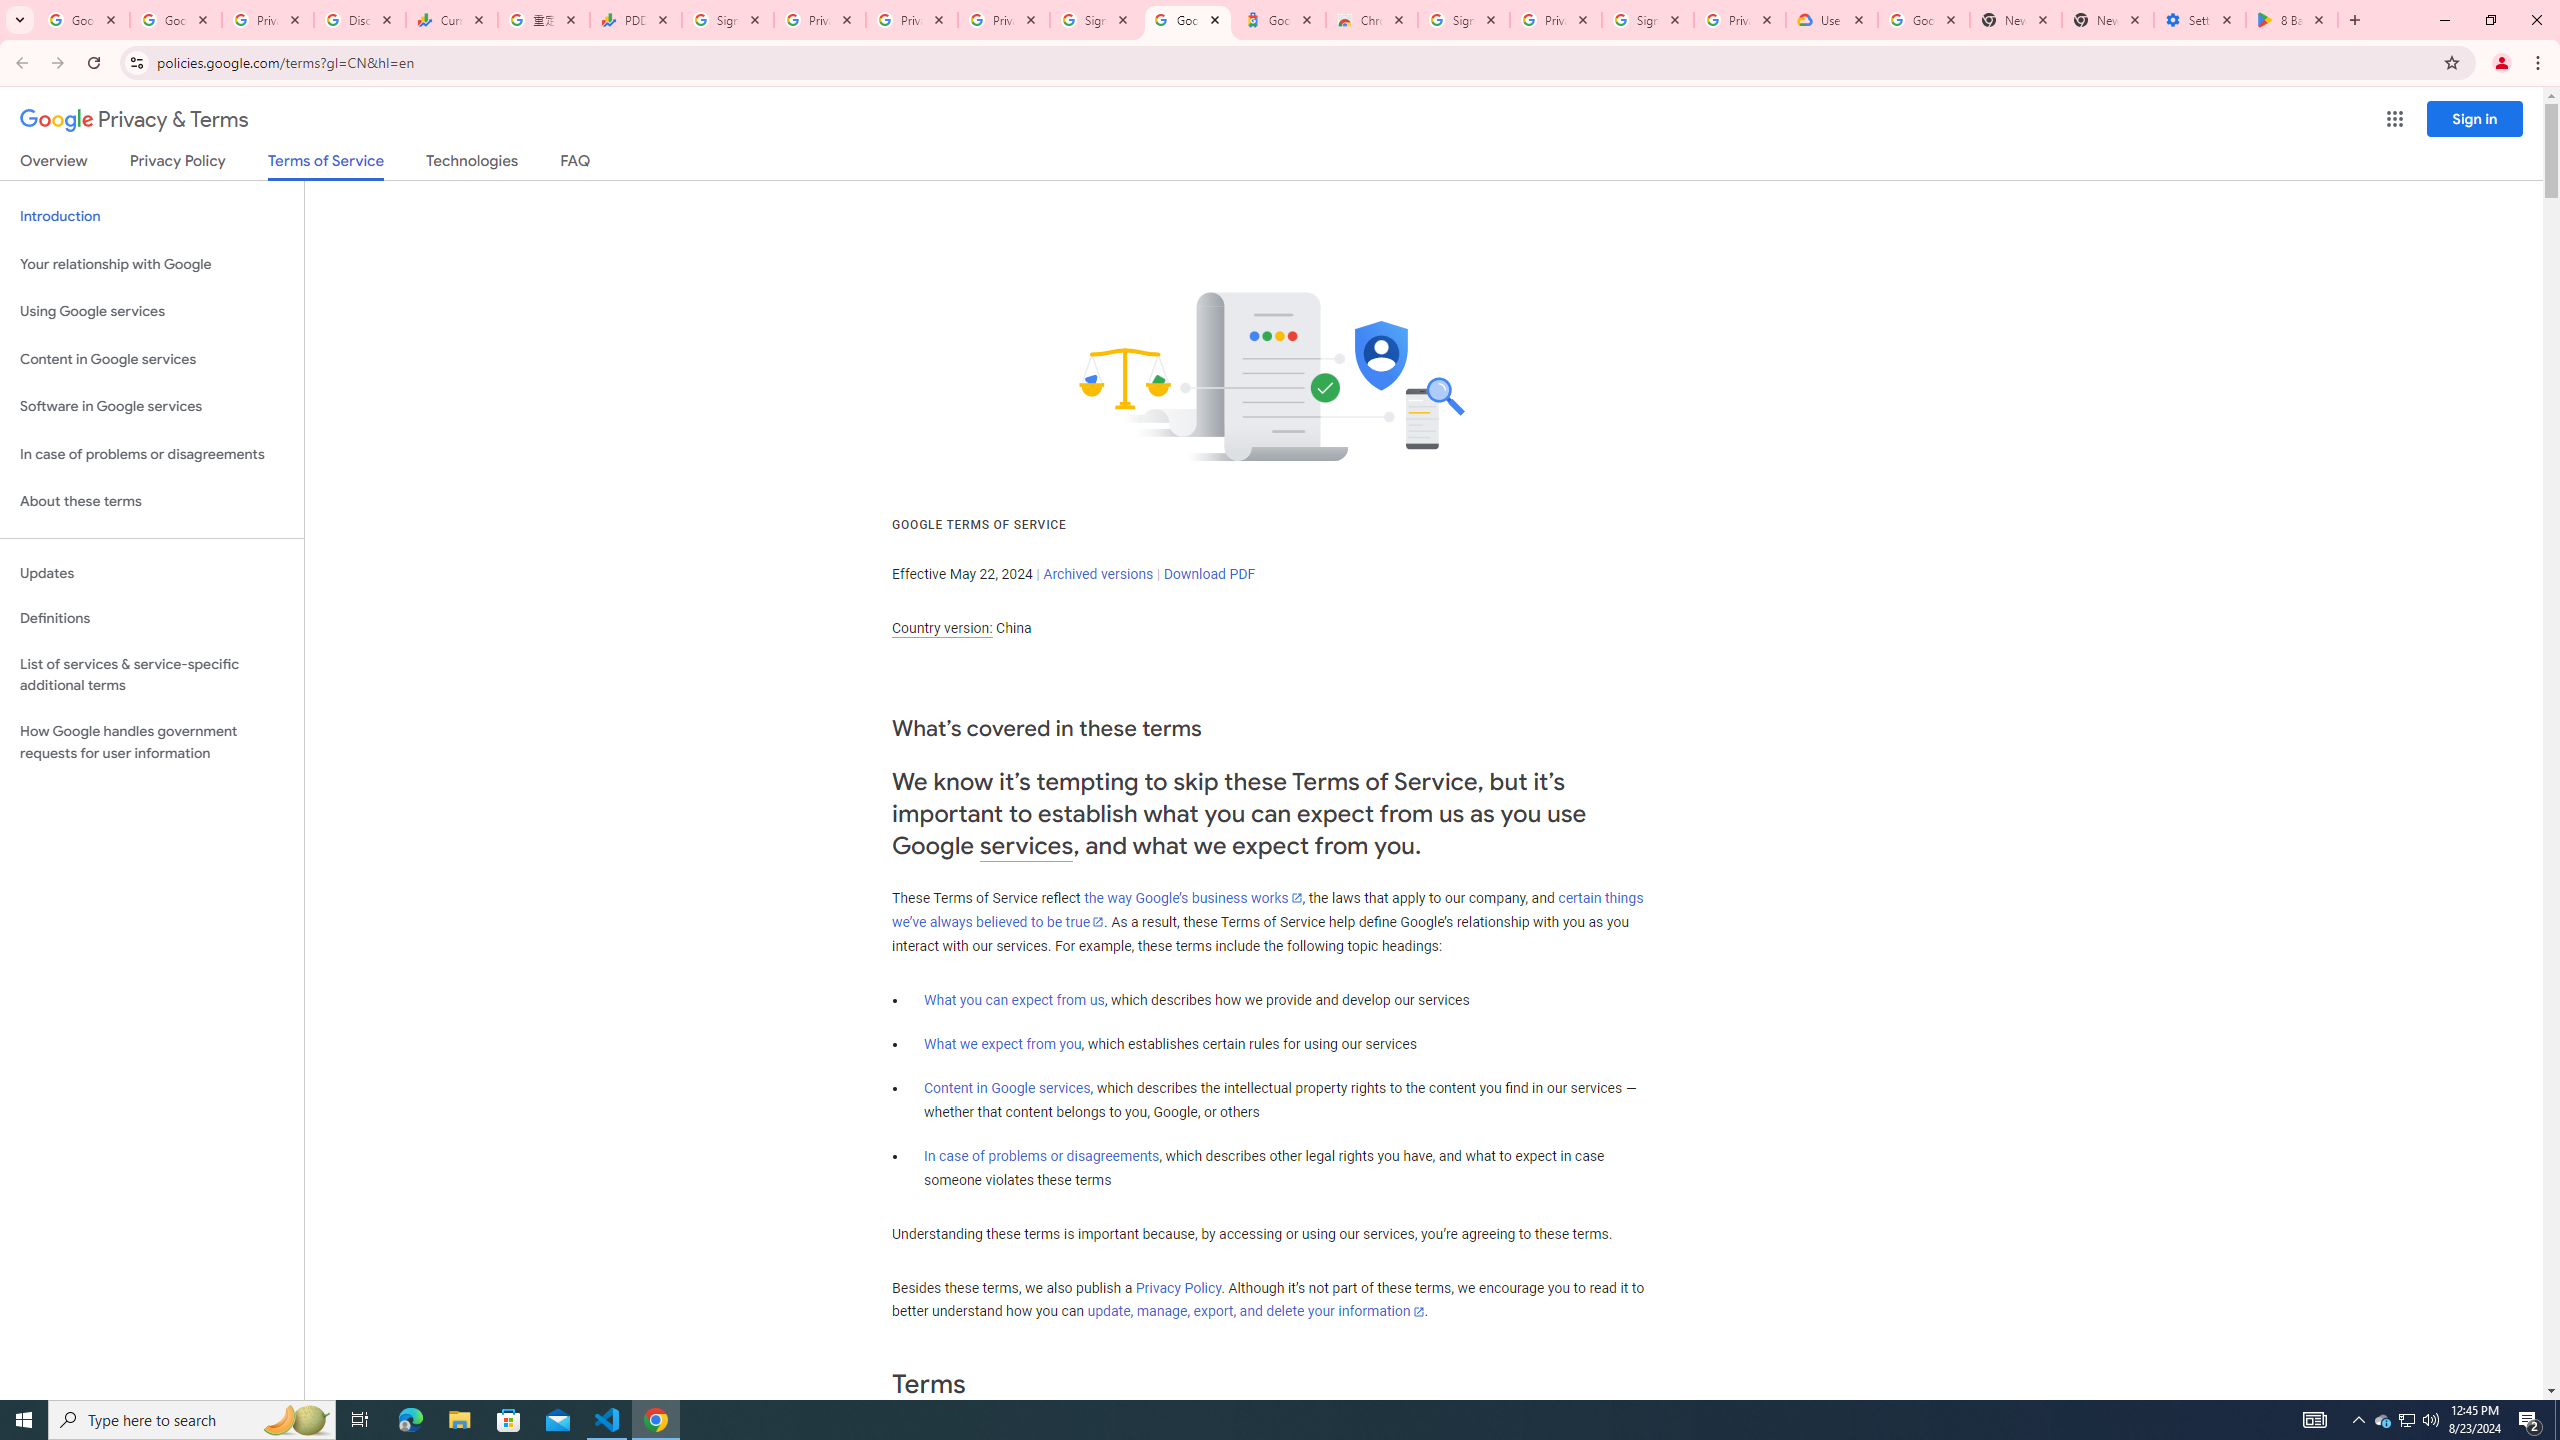 The width and height of the screenshot is (2560, 1440). Describe the element at coordinates (1002, 1043) in the screenshot. I see `'What we expect from you'` at that location.